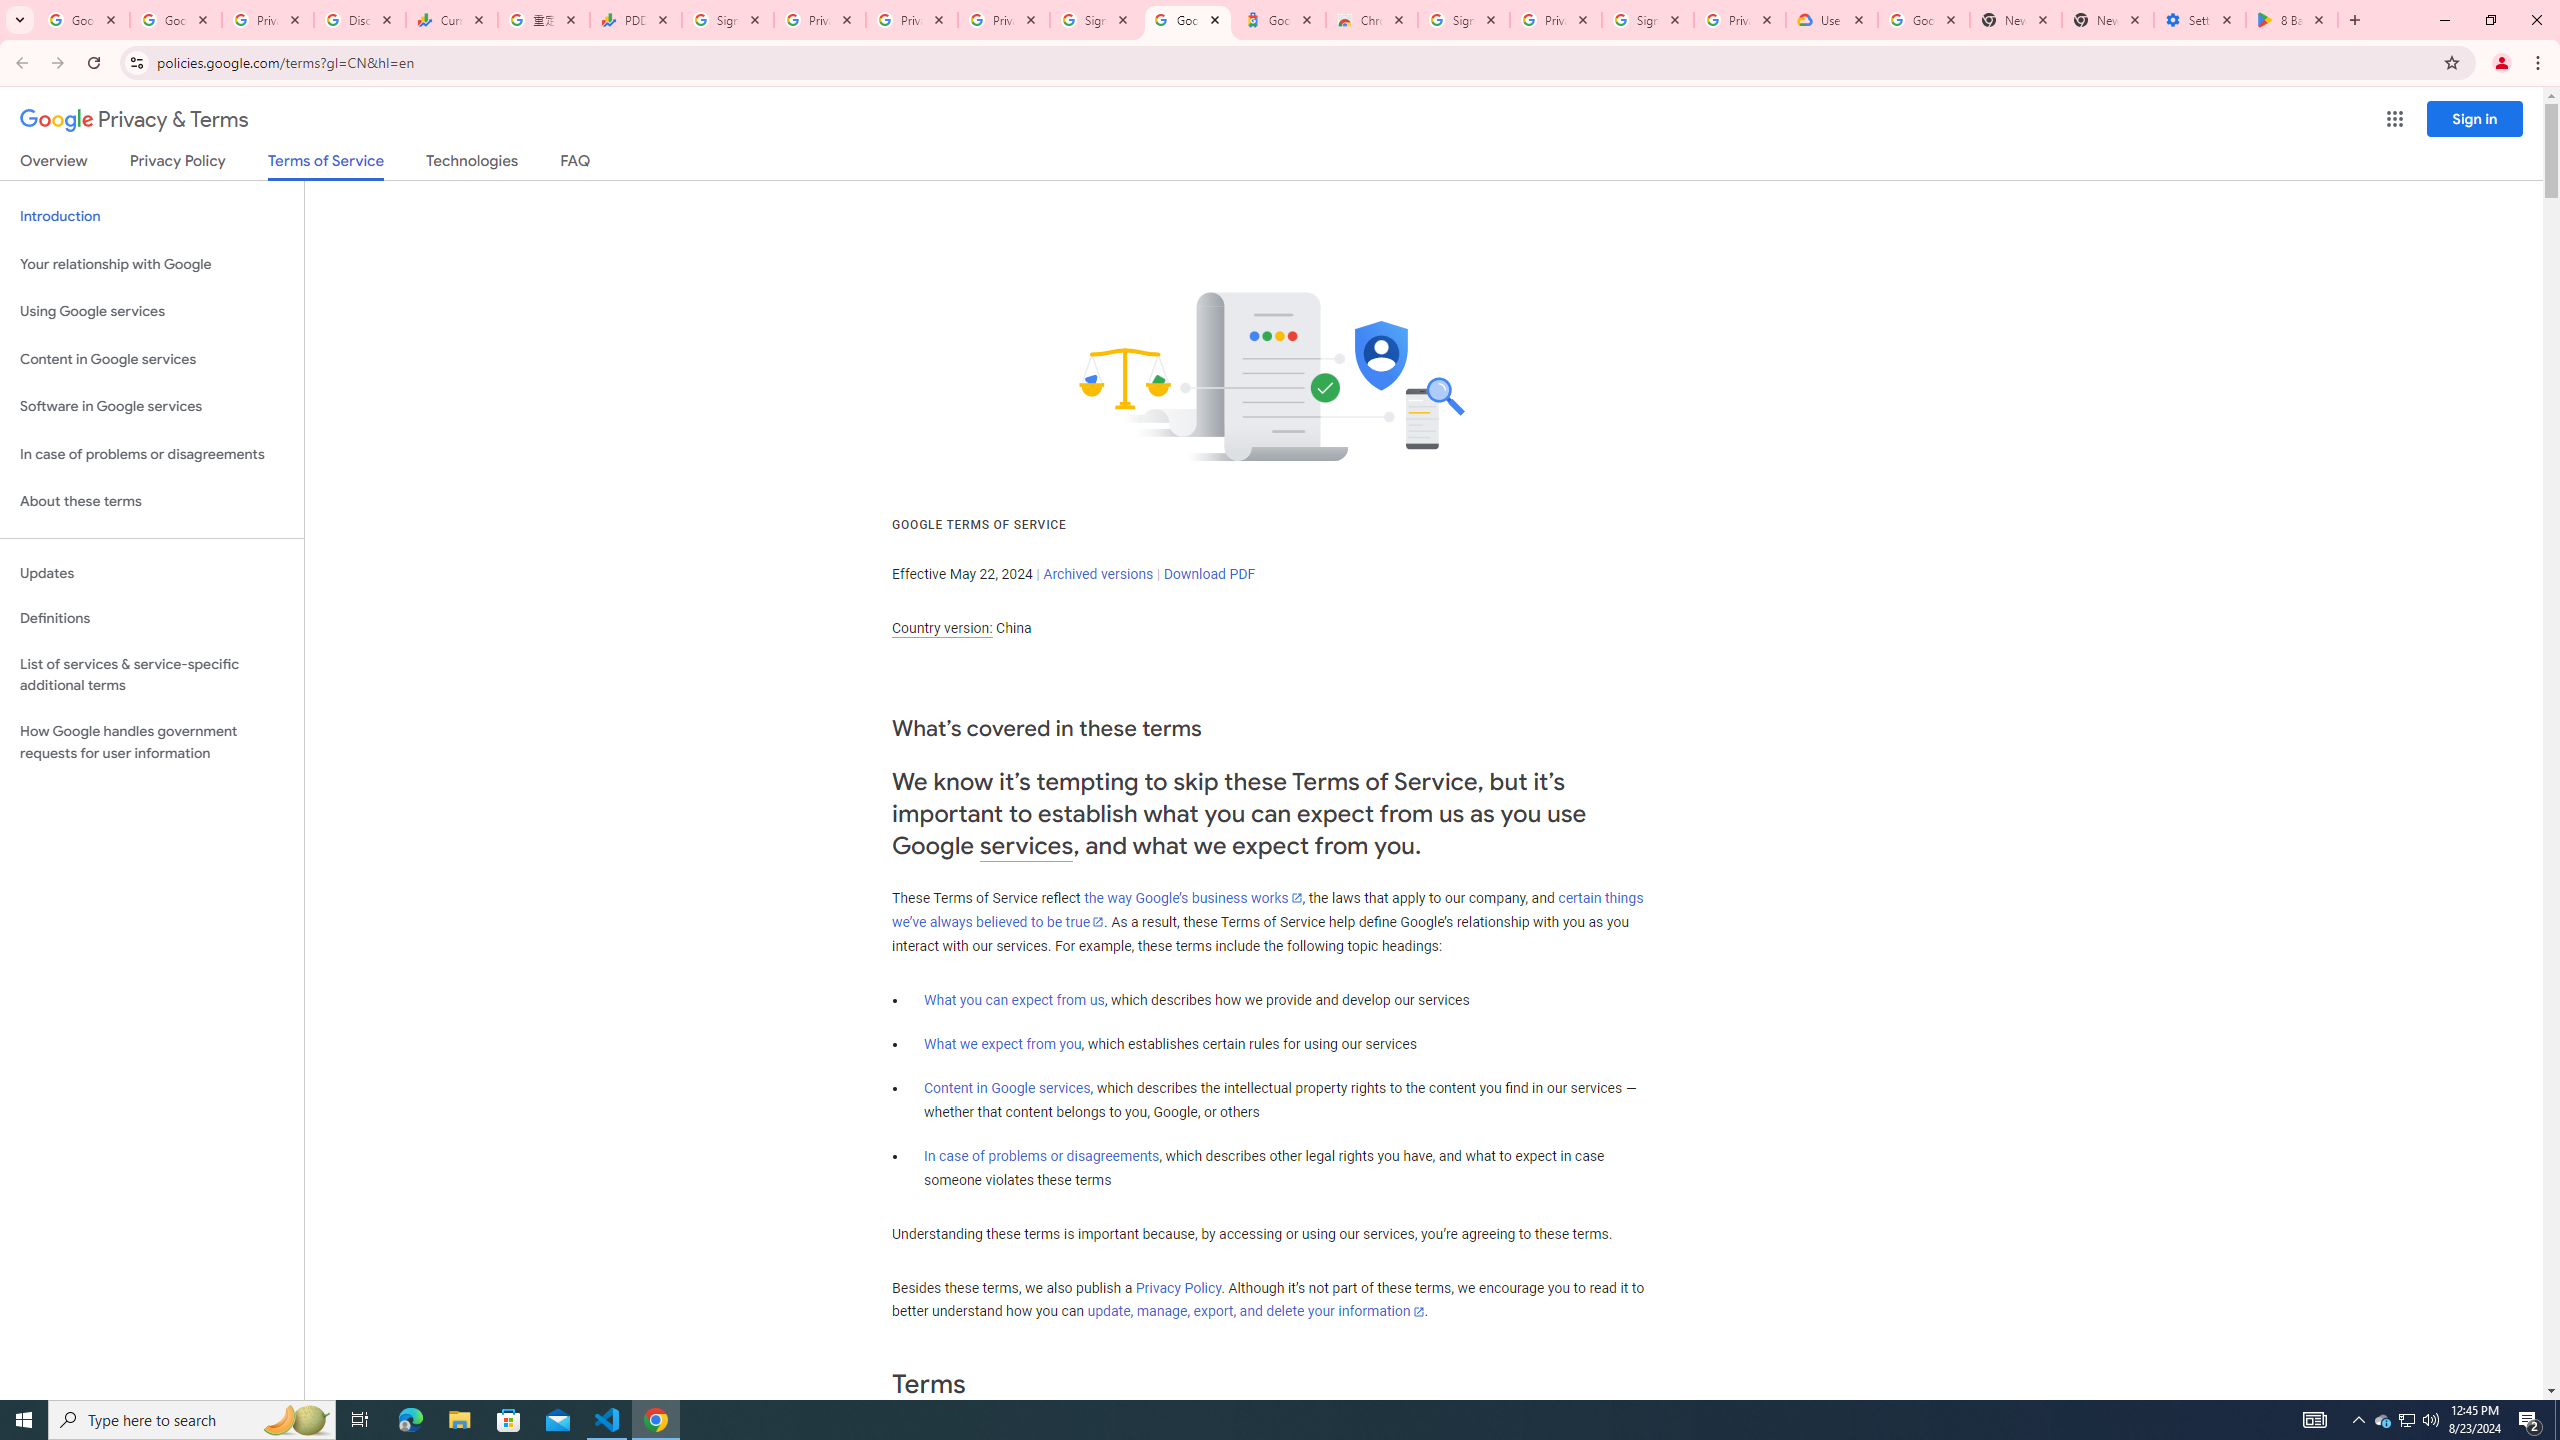 The width and height of the screenshot is (2560, 1440). Describe the element at coordinates (1002, 1043) in the screenshot. I see `'What we expect from you'` at that location.